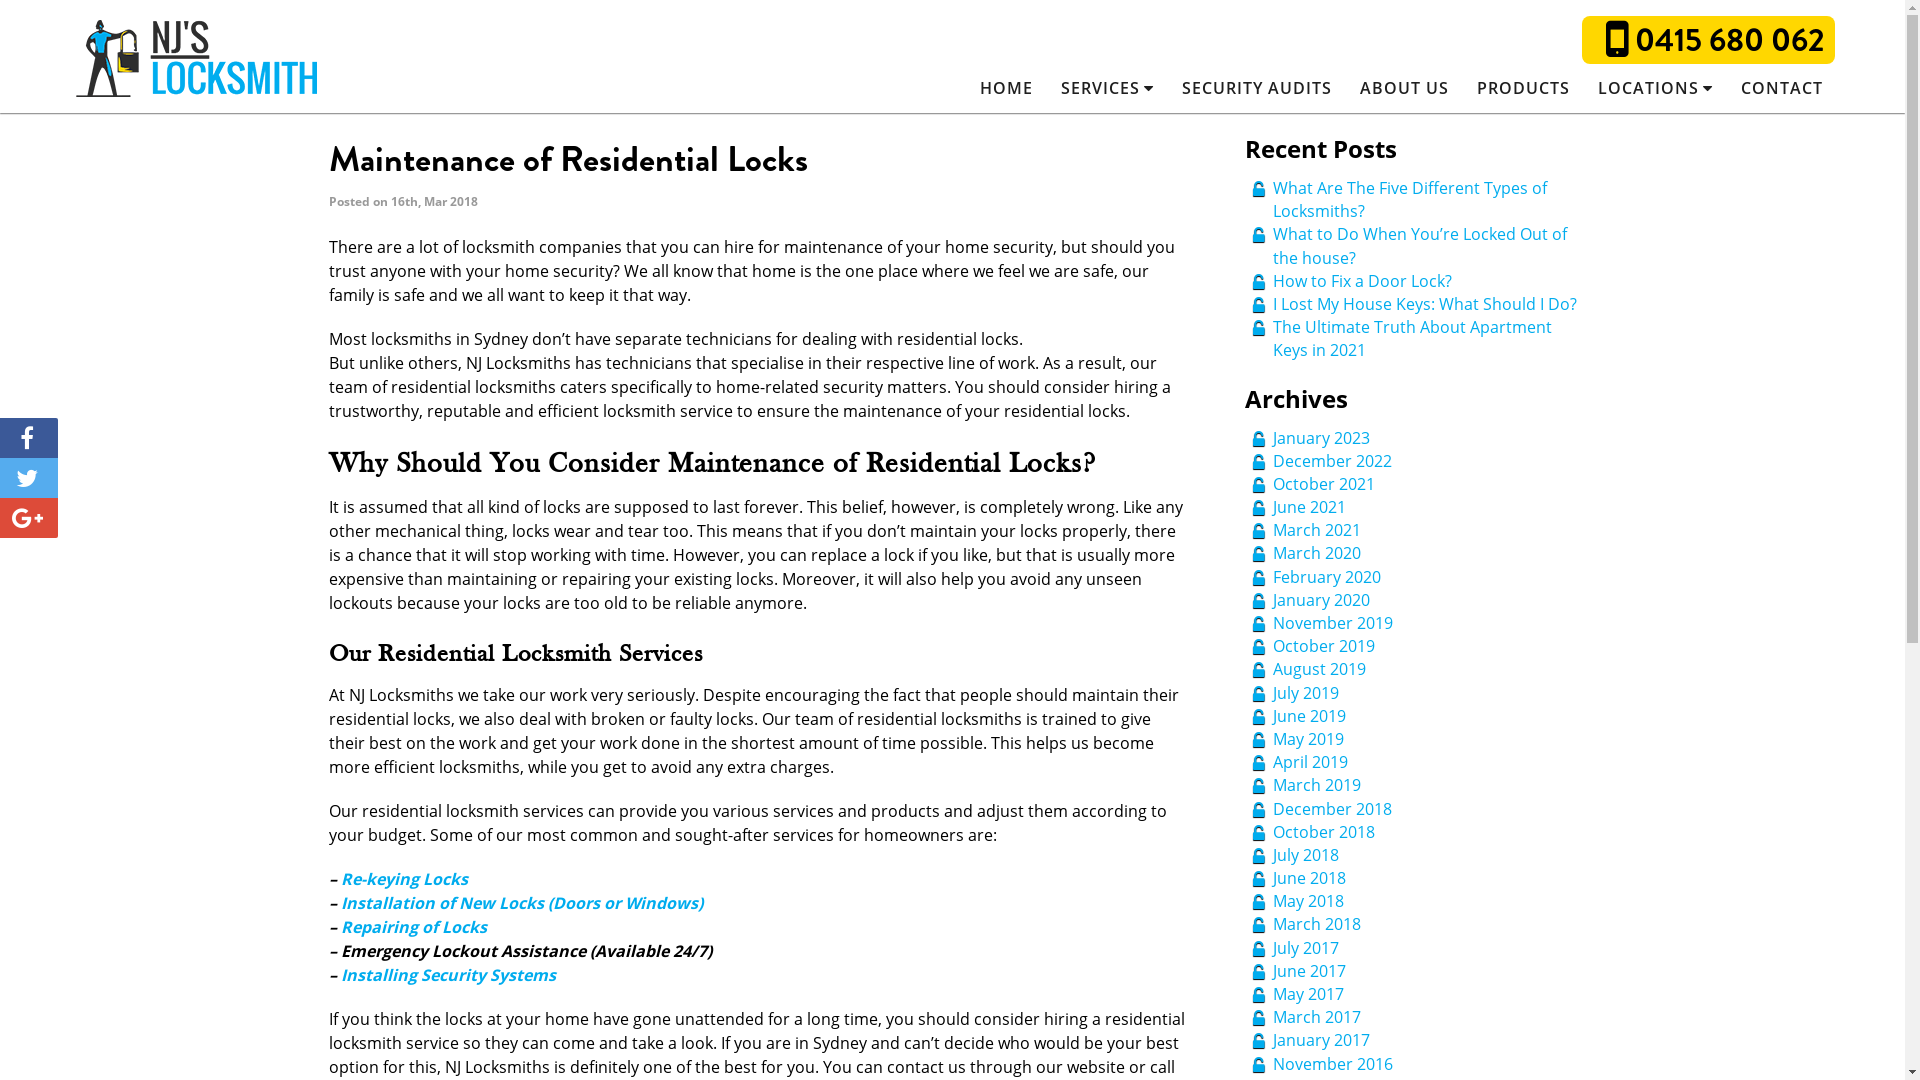 This screenshot has width=1920, height=1080. Describe the element at coordinates (1320, 599) in the screenshot. I see `'January 2020'` at that location.